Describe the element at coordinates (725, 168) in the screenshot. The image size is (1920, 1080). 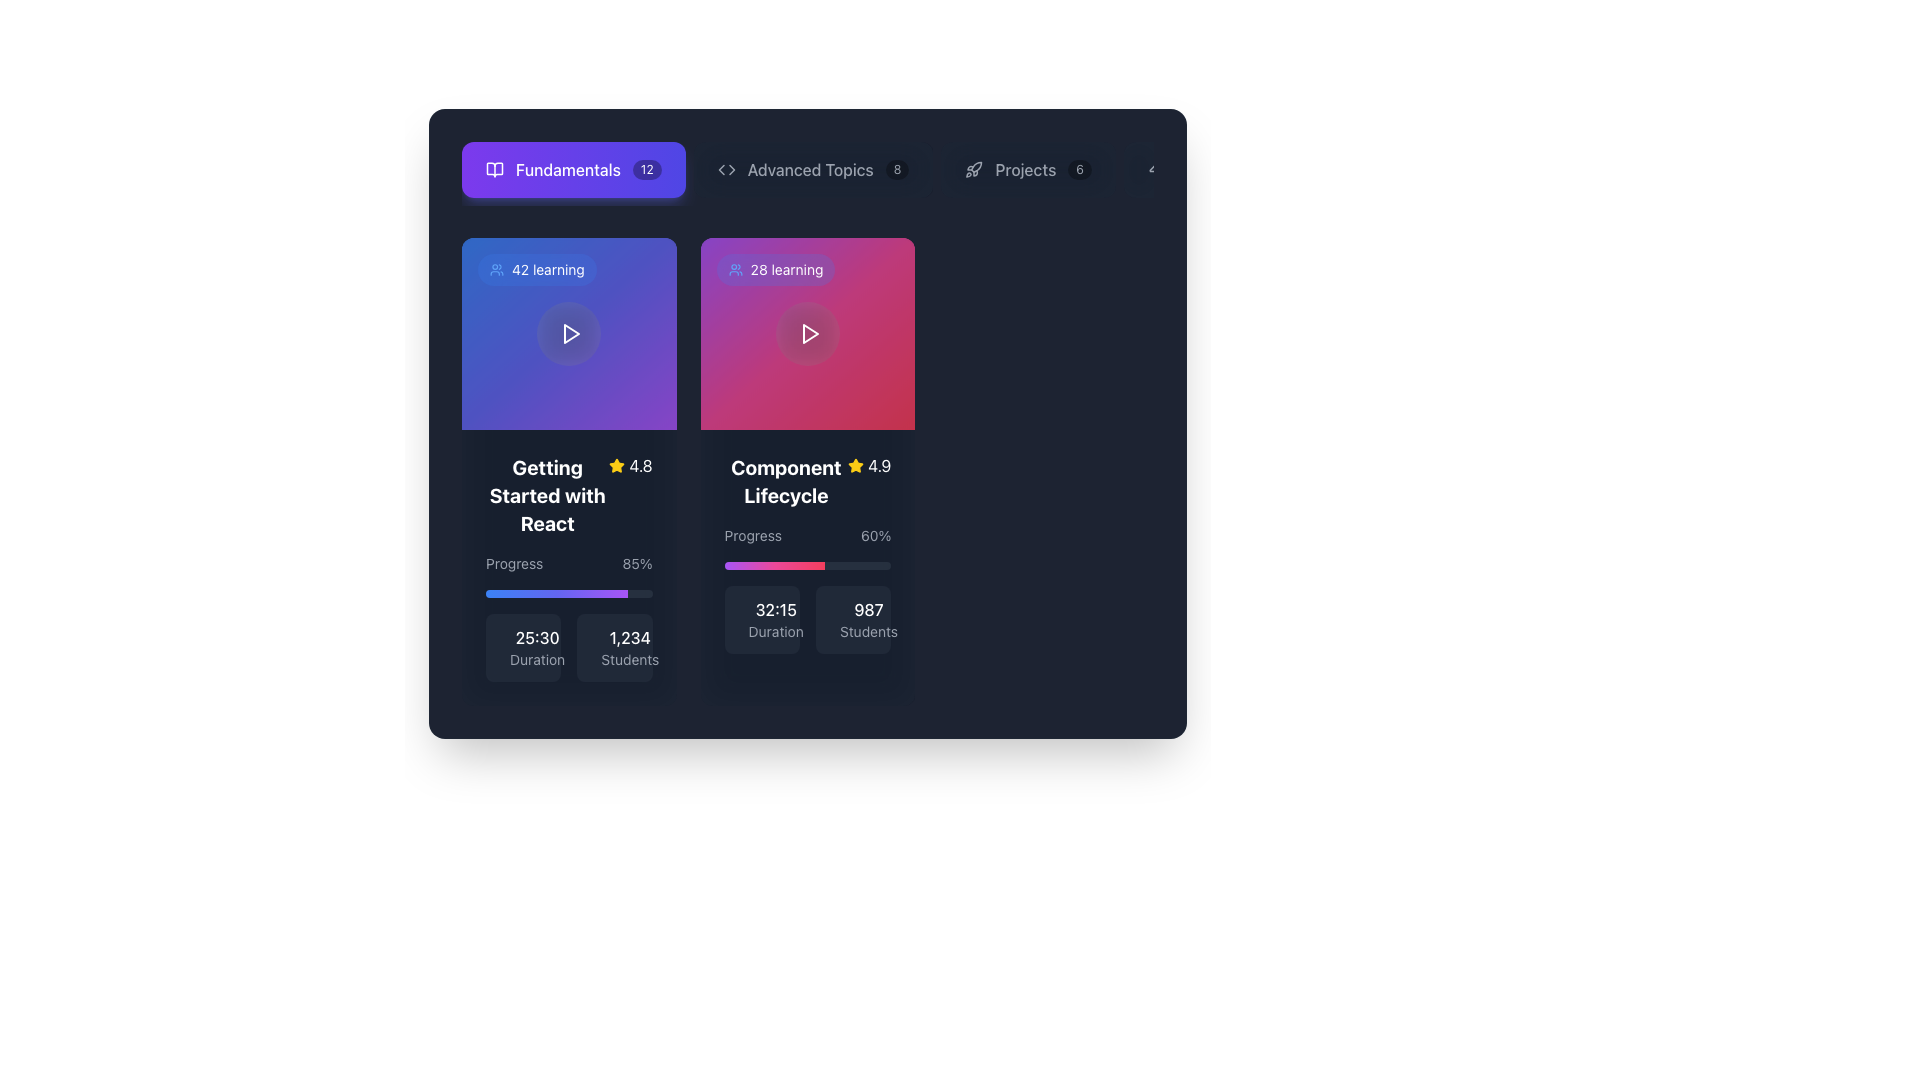
I see `the code symbol icon located to the left of the 'Advanced Topics' label in the top-center area of the interface` at that location.